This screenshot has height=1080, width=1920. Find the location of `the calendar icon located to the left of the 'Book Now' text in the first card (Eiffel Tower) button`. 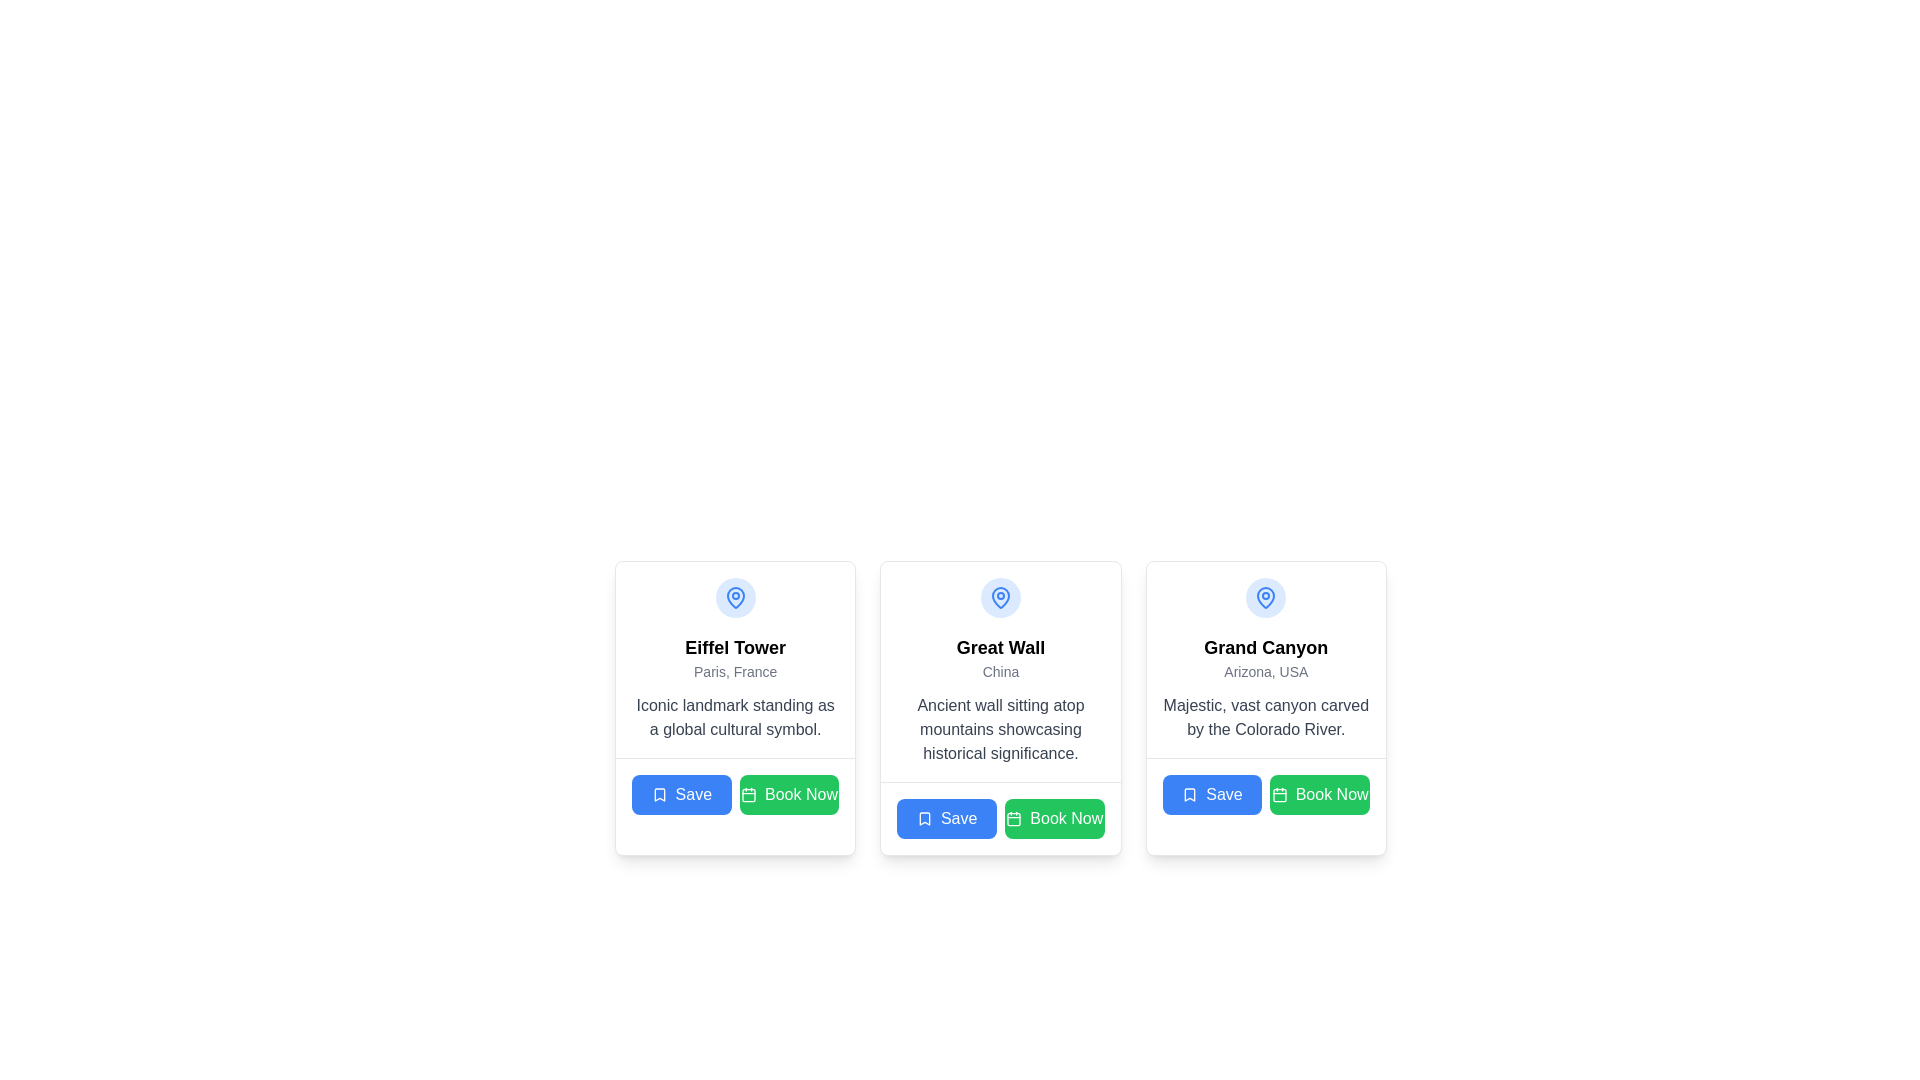

the calendar icon located to the left of the 'Book Now' text in the first card (Eiffel Tower) button is located at coordinates (747, 793).